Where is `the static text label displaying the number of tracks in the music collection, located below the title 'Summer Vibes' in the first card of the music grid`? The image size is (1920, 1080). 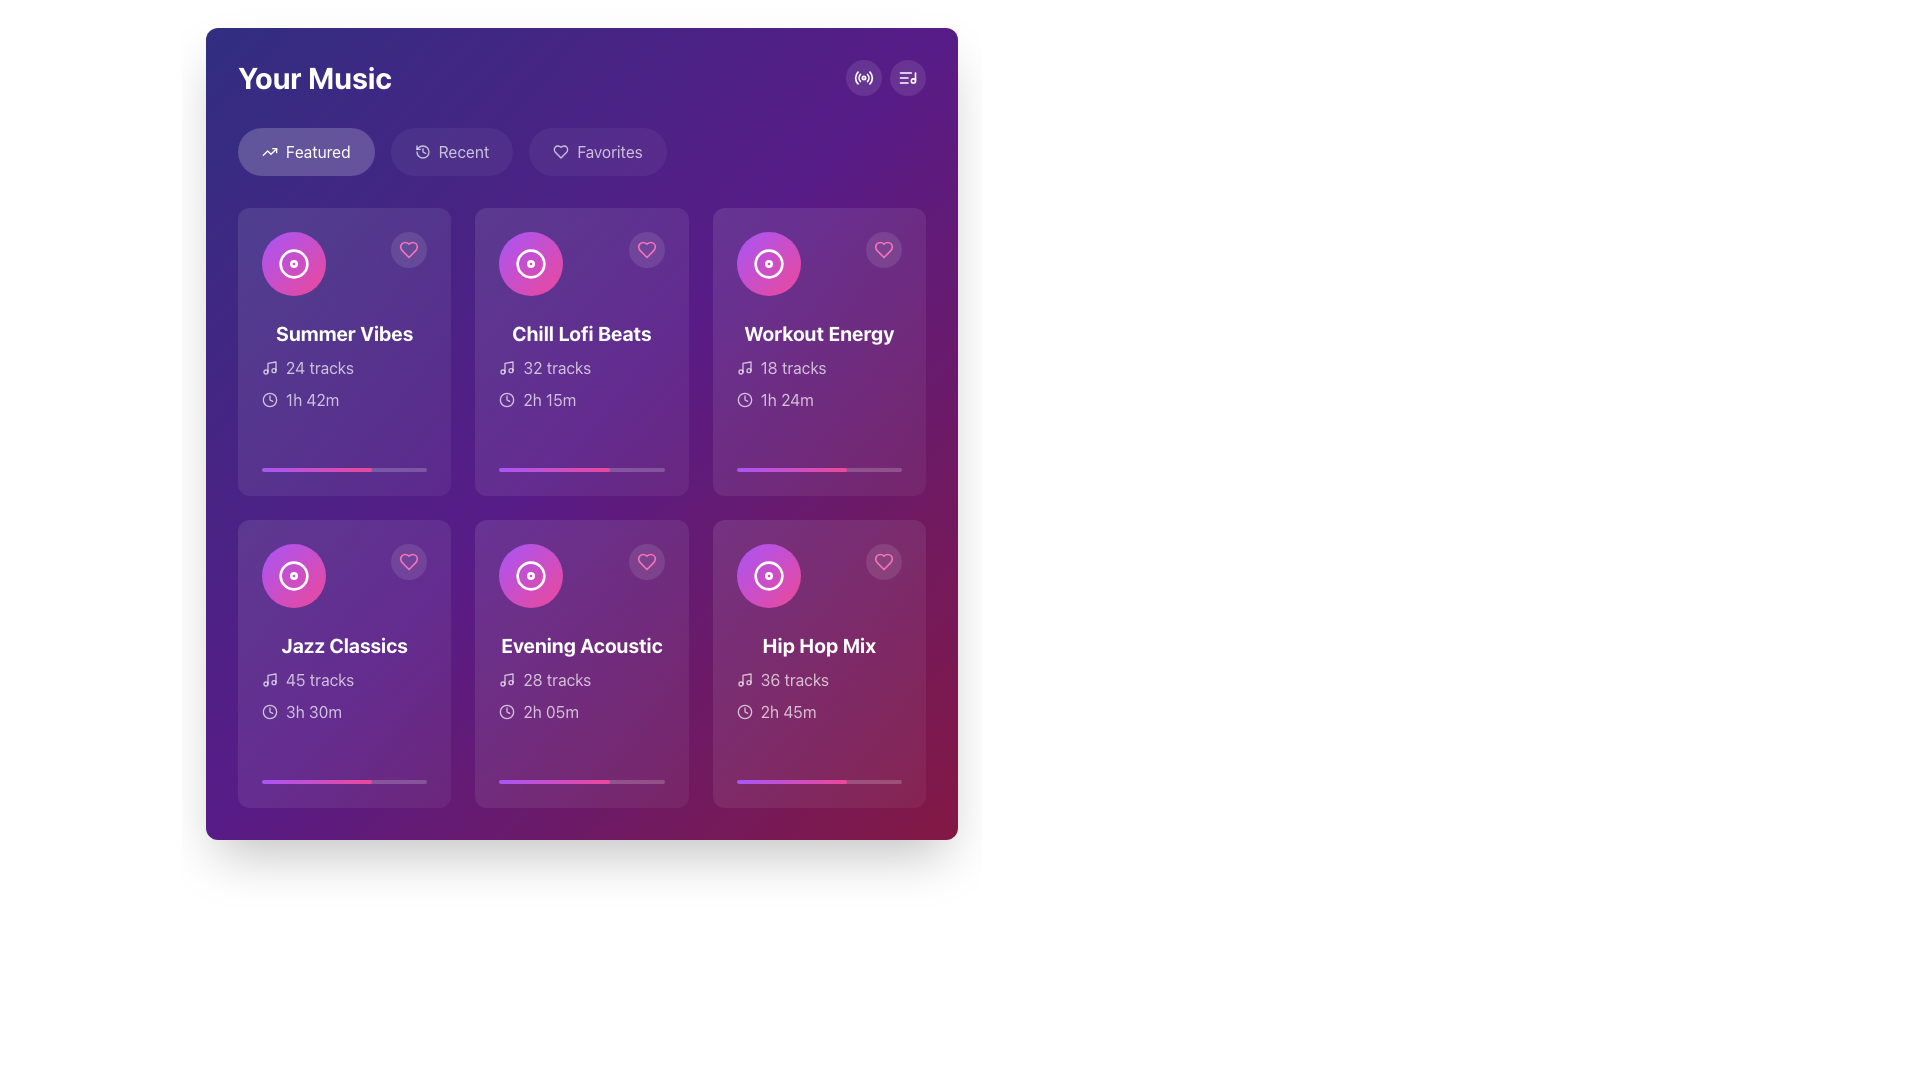
the static text label displaying the number of tracks in the music collection, located below the title 'Summer Vibes' in the first card of the music grid is located at coordinates (318, 367).